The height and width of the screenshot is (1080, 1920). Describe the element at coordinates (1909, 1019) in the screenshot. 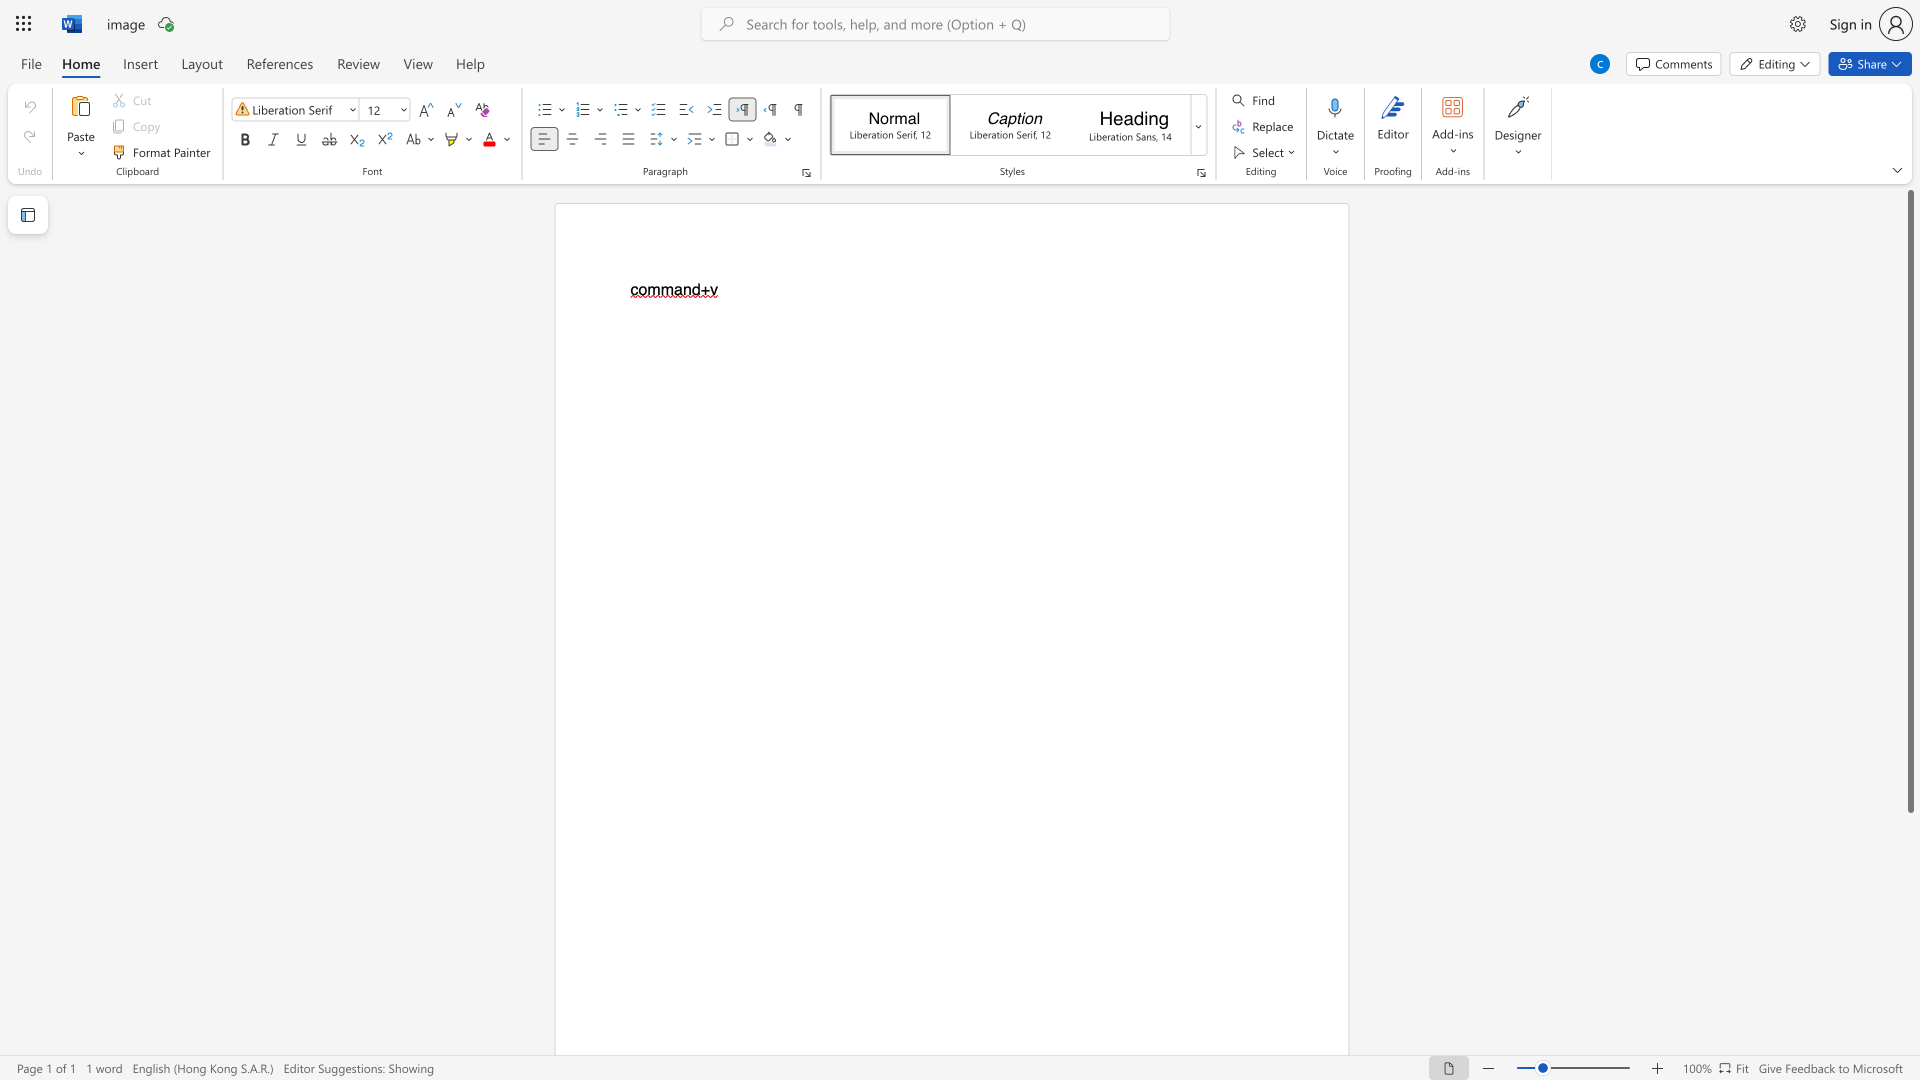

I see `the scrollbar to scroll the page down` at that location.